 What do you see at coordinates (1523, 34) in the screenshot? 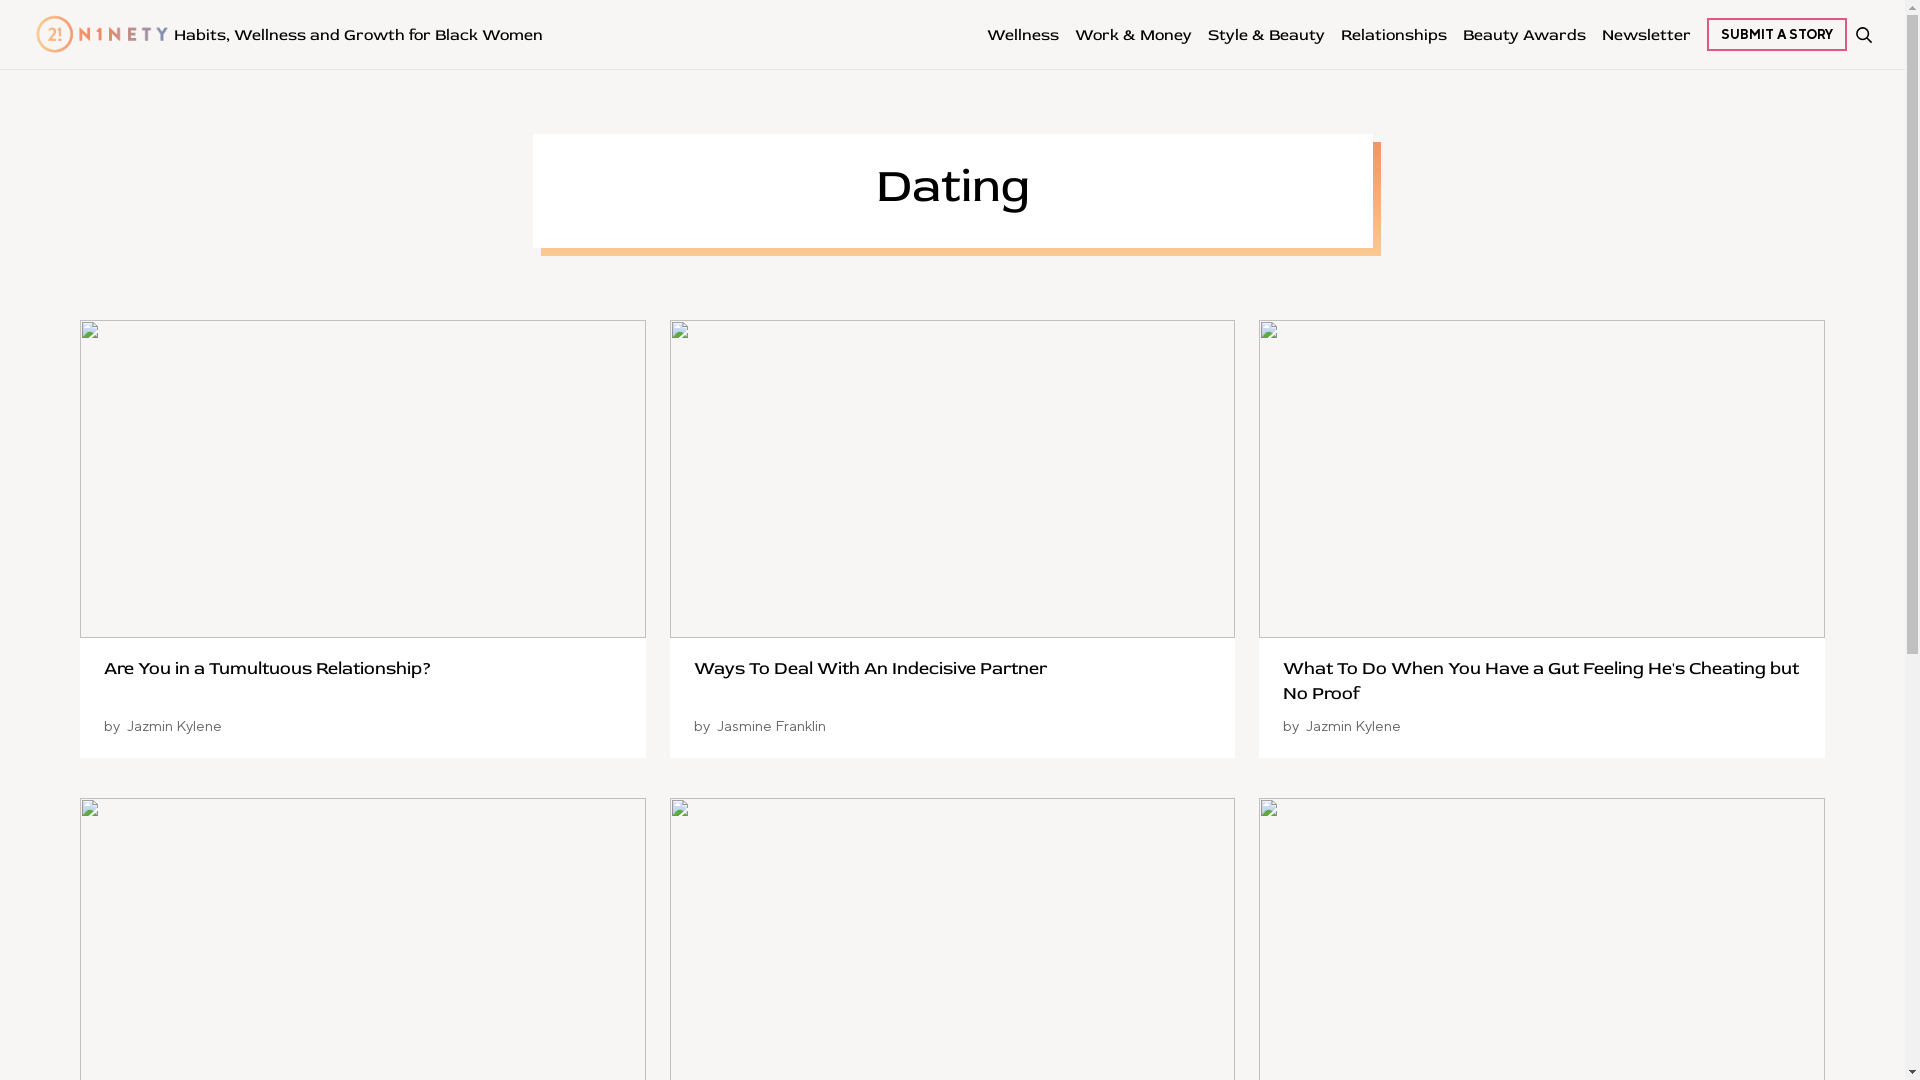
I see `'Beauty Awards'` at bounding box center [1523, 34].